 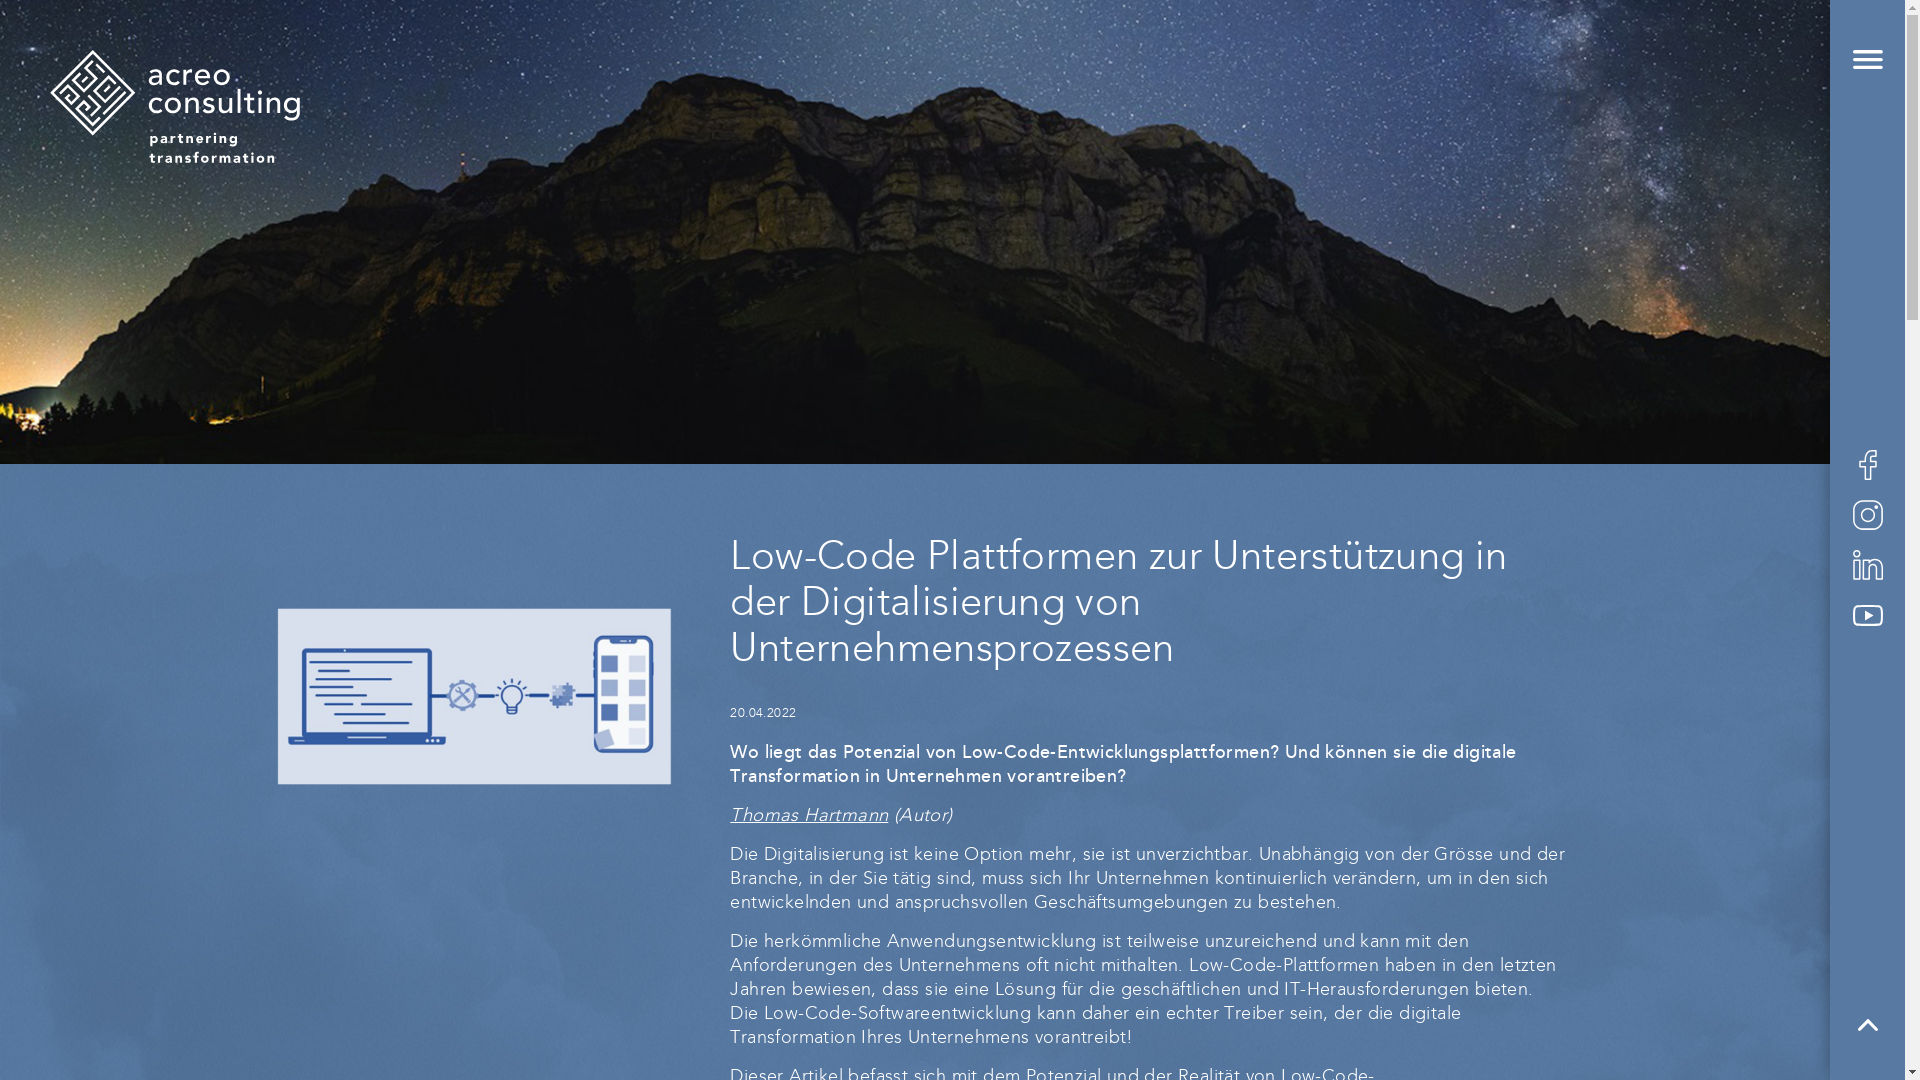 I want to click on 'Thomas Hartmann', so click(x=809, y=815).